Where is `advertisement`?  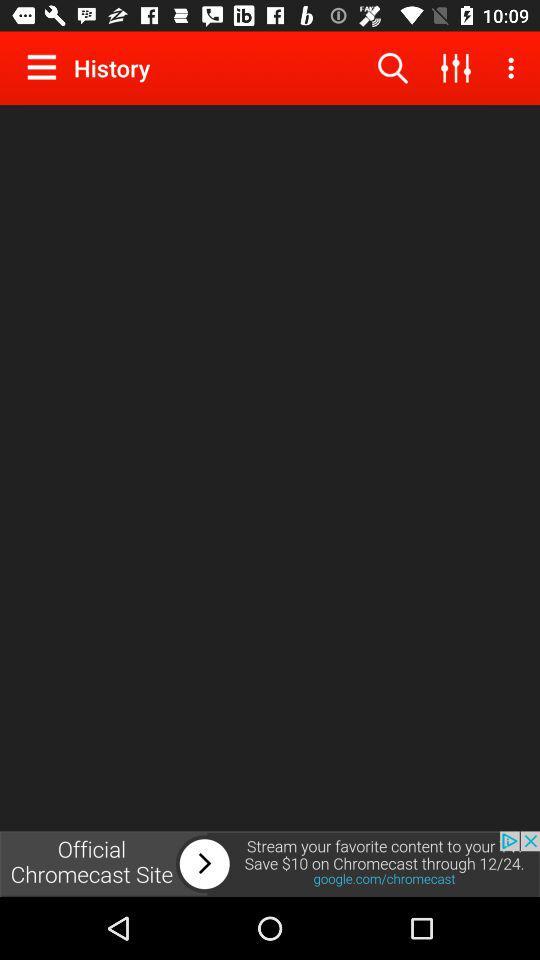 advertisement is located at coordinates (270, 863).